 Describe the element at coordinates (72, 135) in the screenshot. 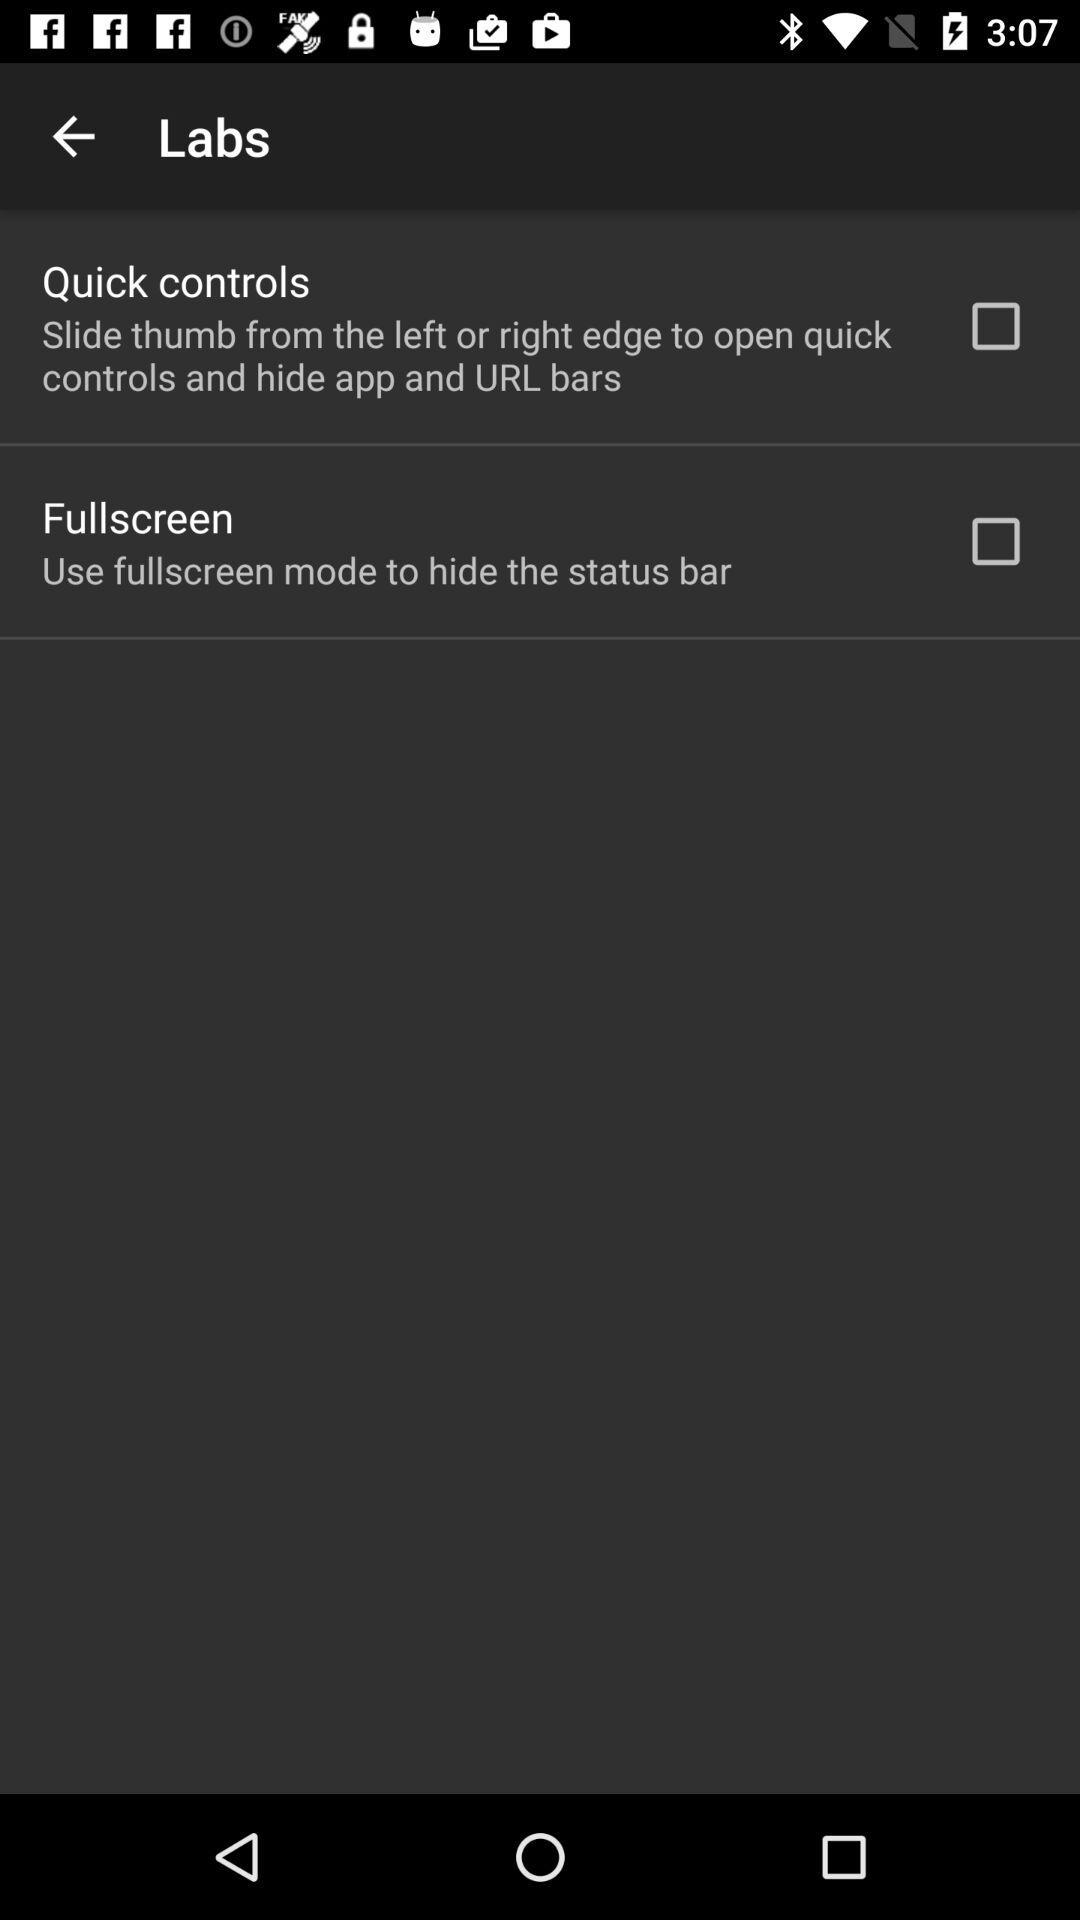

I see `item next to the labs` at that location.